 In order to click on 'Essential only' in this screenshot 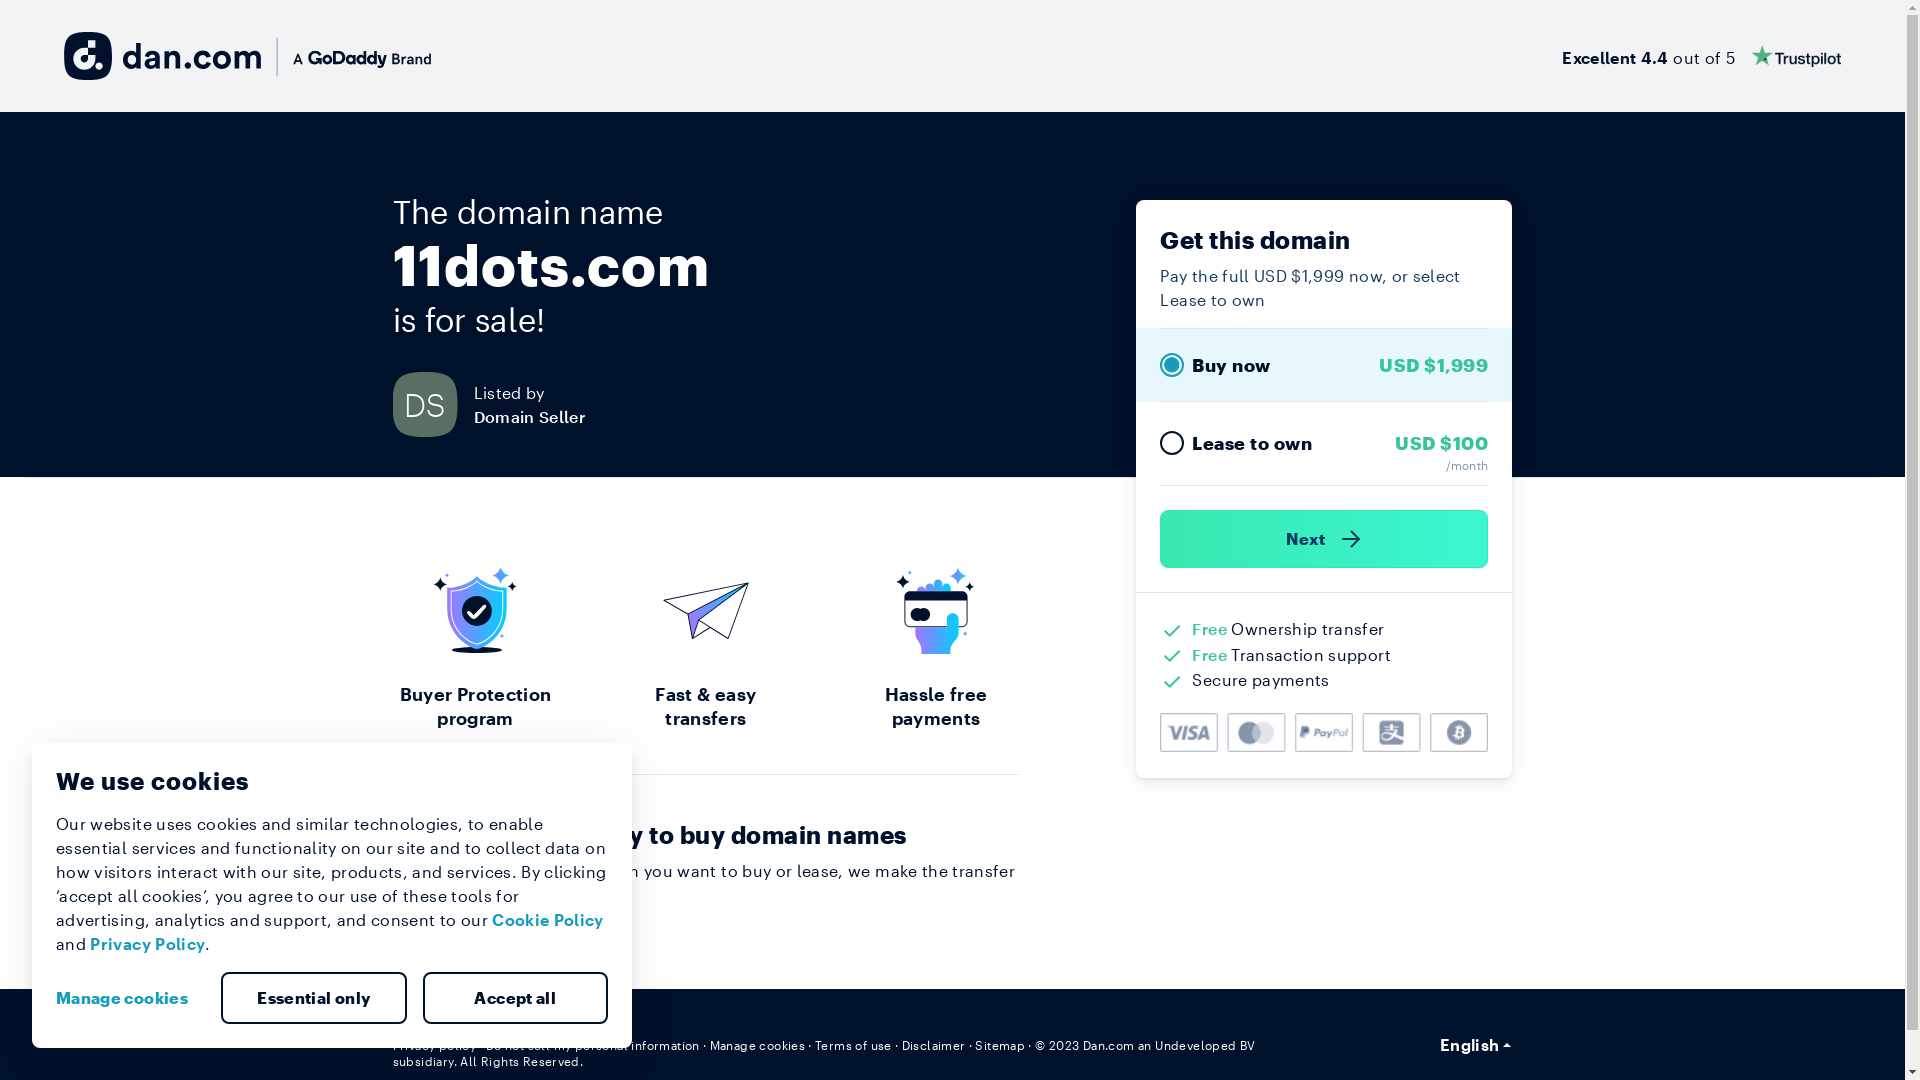, I will do `click(312, 998)`.